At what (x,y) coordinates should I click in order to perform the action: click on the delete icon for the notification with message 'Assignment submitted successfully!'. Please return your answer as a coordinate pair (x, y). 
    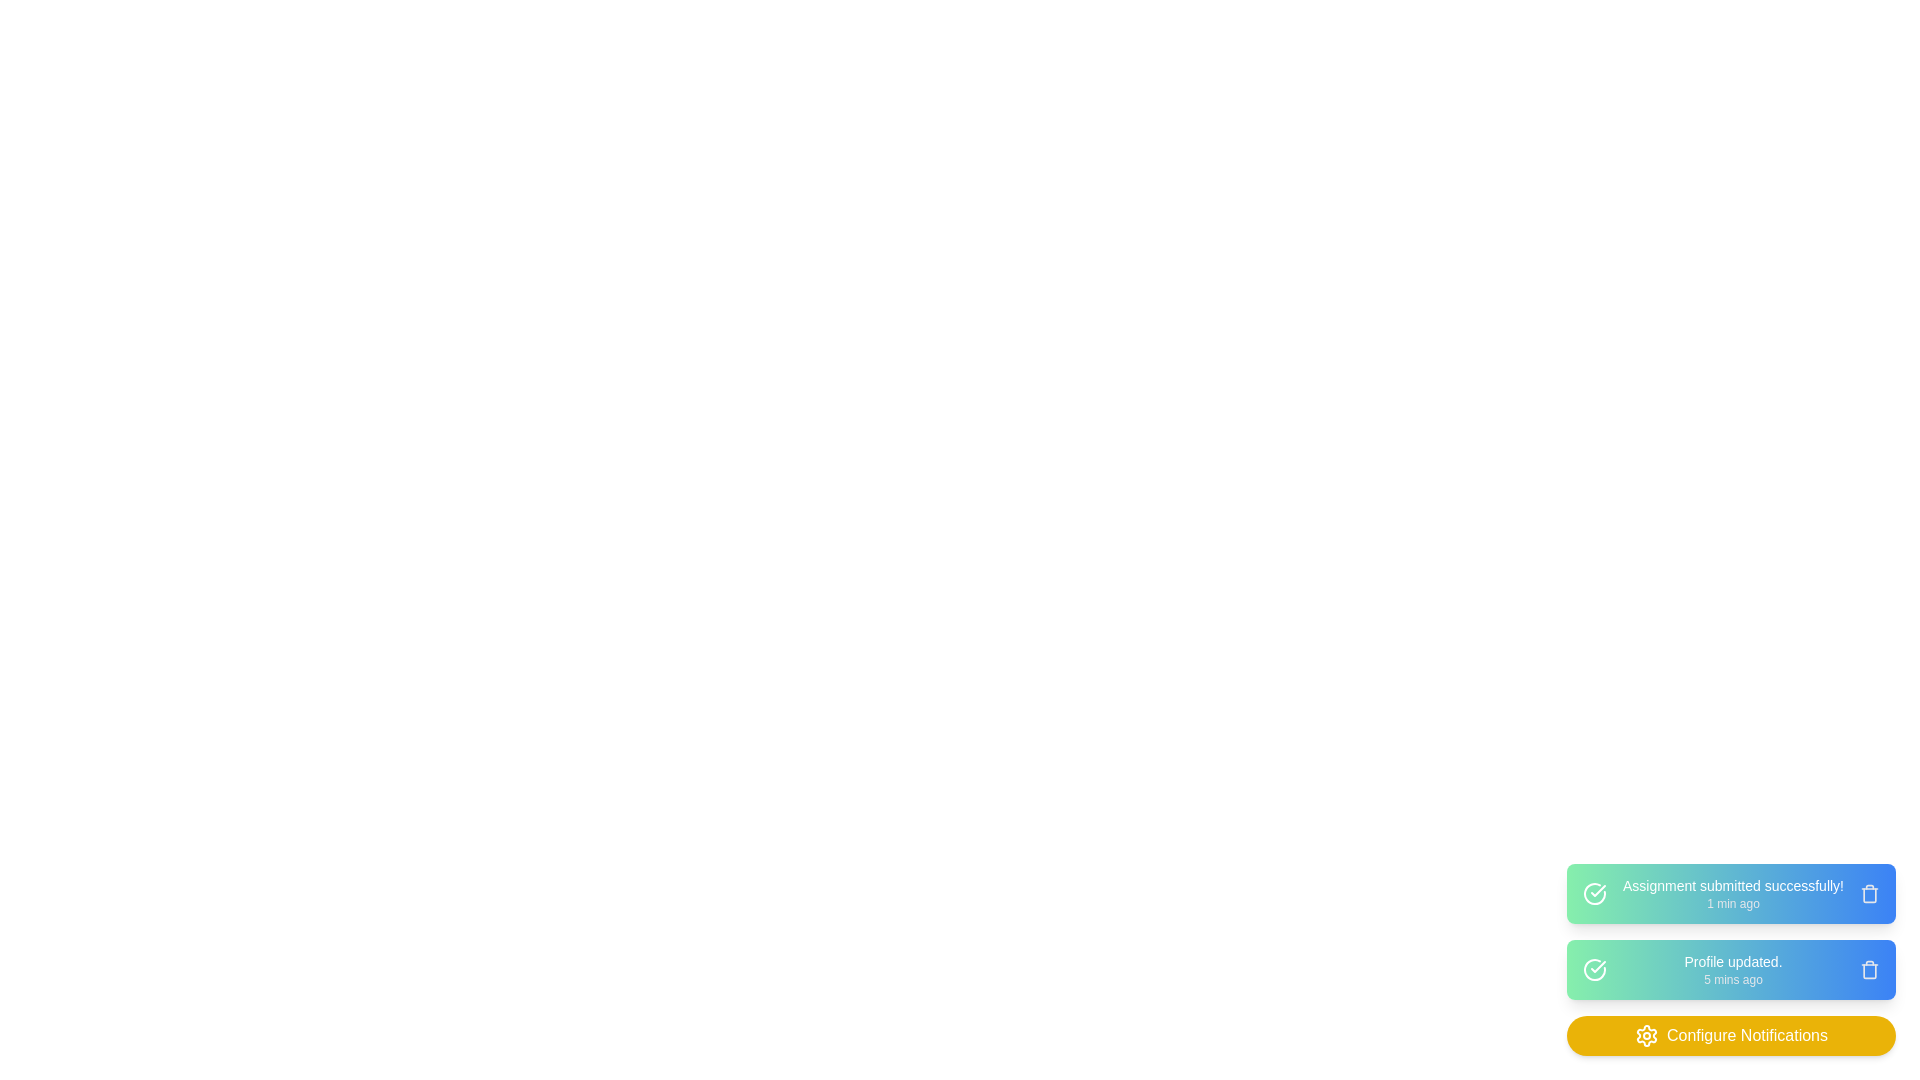
    Looking at the image, I should click on (1869, 893).